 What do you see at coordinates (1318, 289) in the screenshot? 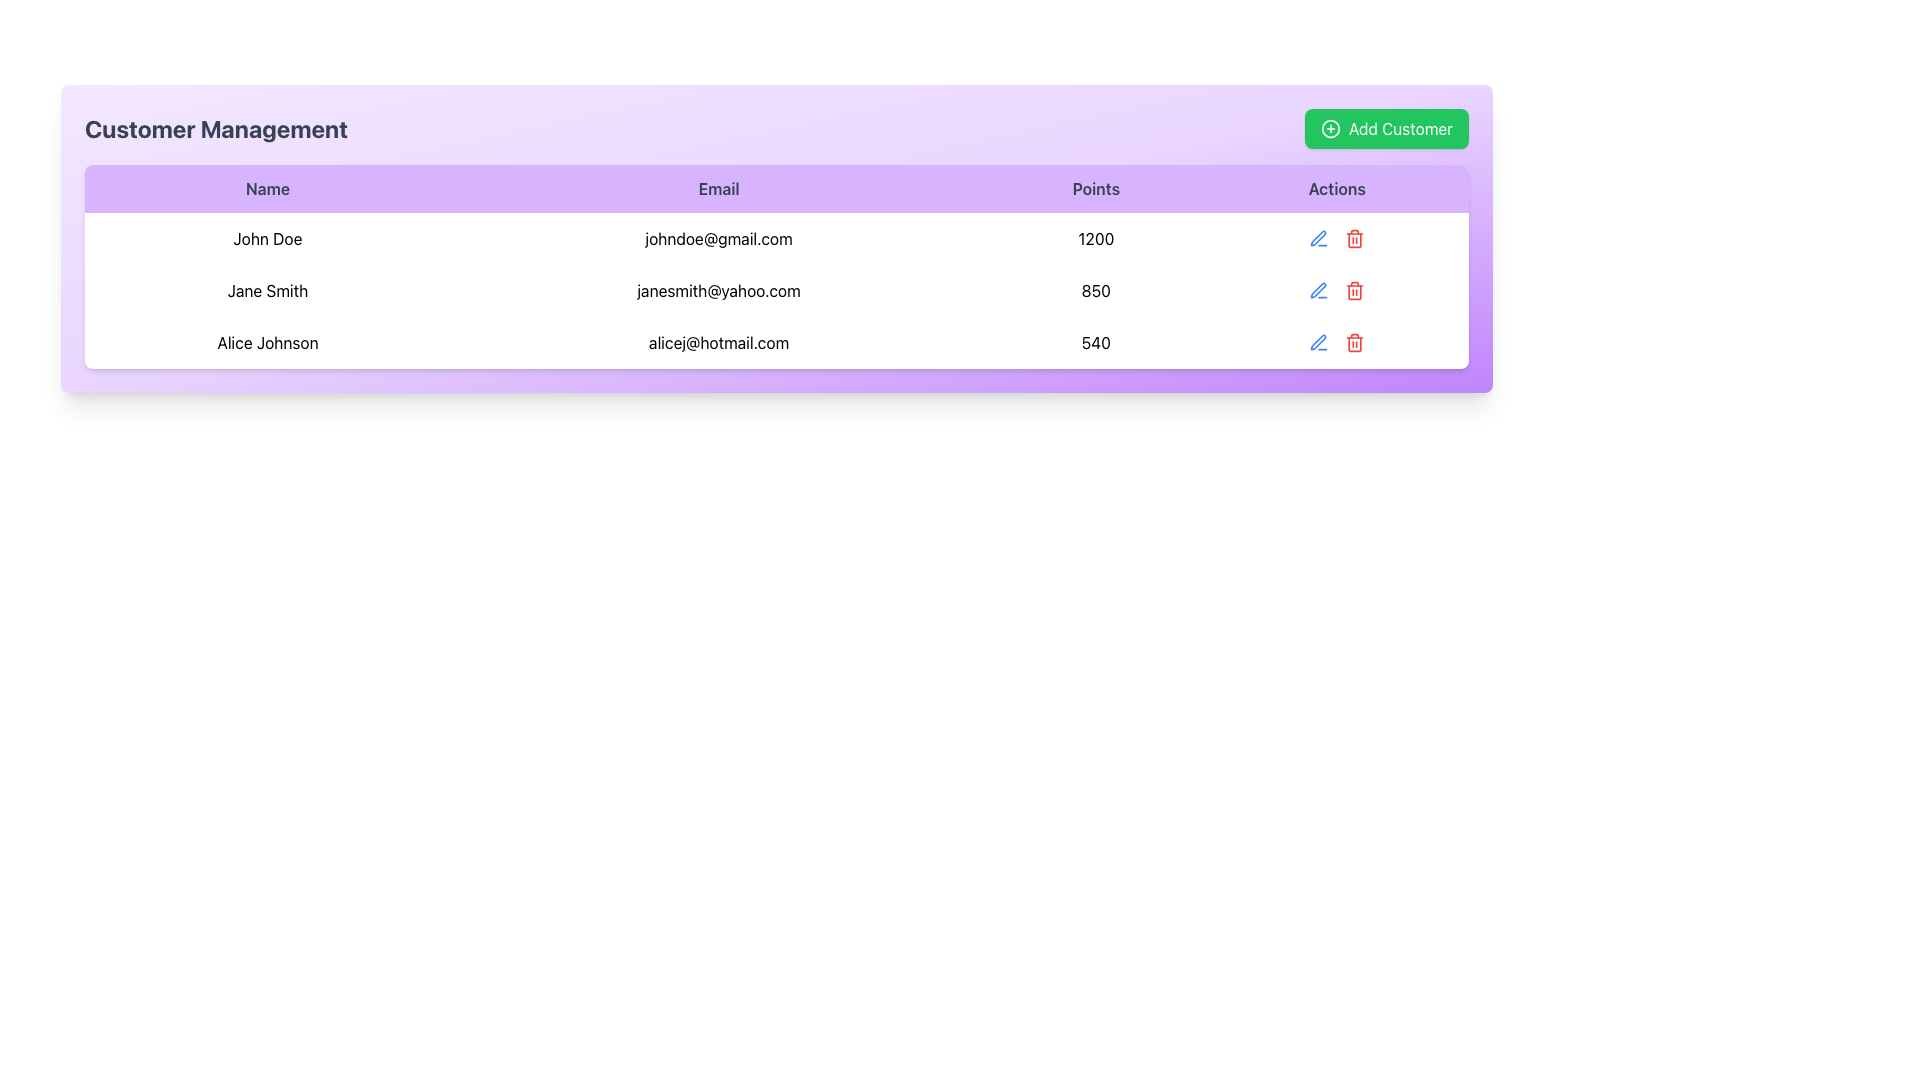
I see `the edit icon located in the 'Actions' column of the second row associated with 'Jane Smith'` at bounding box center [1318, 289].